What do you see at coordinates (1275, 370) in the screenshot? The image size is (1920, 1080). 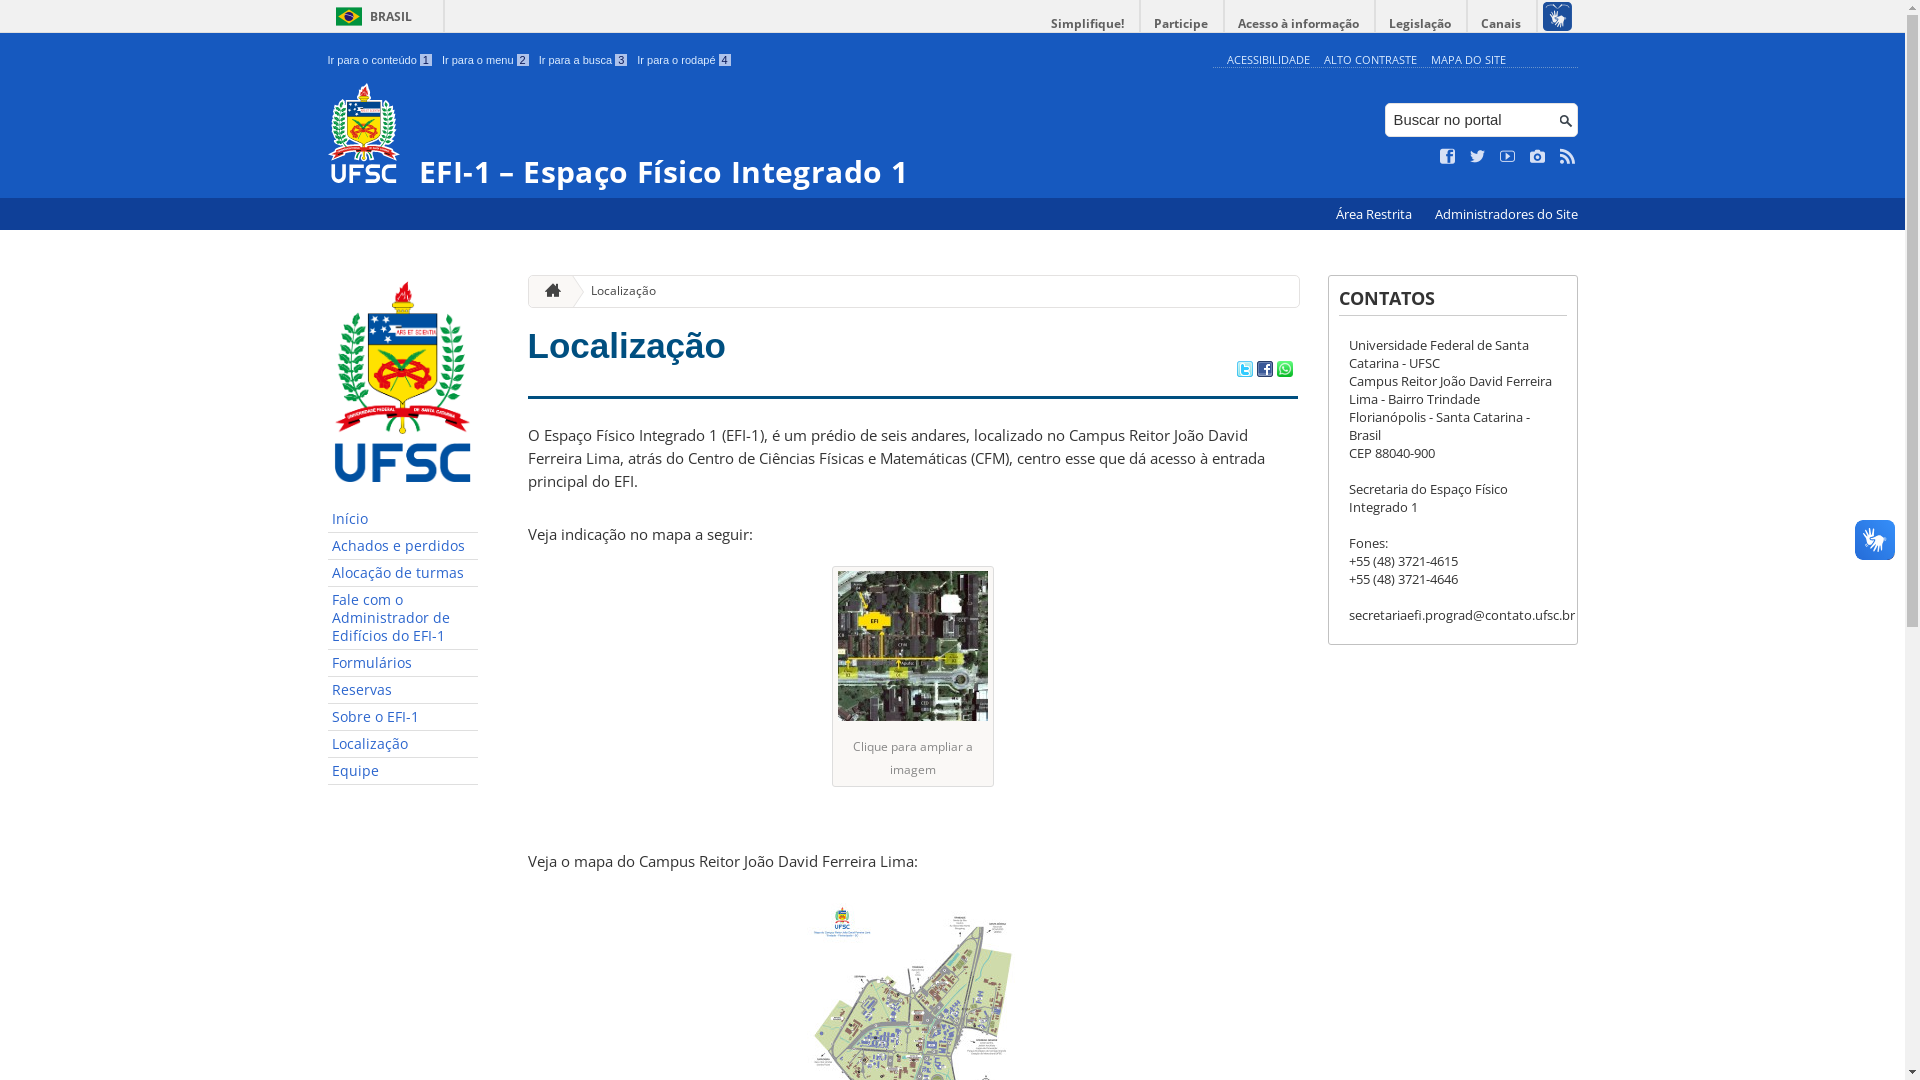 I see `'Compartilhar no WhatsApp'` at bounding box center [1275, 370].